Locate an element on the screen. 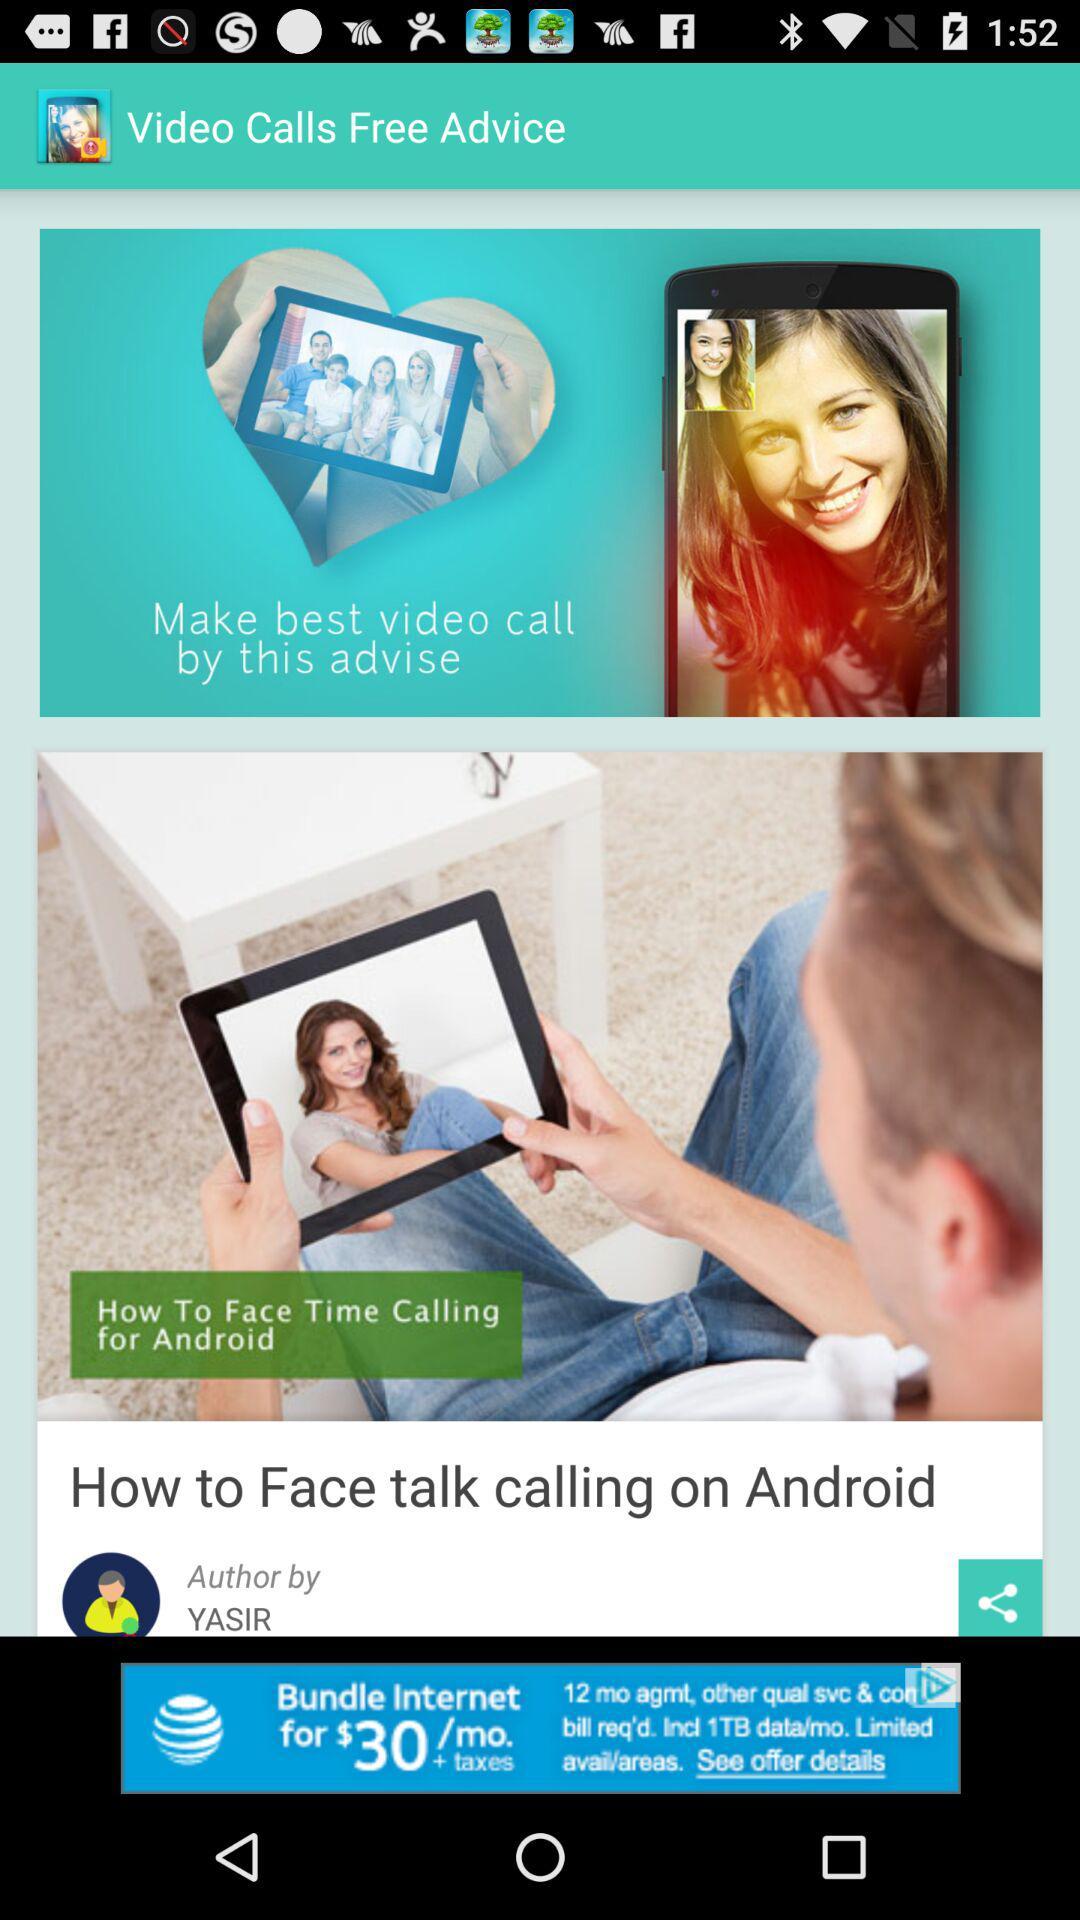  share article is located at coordinates (1000, 1596).